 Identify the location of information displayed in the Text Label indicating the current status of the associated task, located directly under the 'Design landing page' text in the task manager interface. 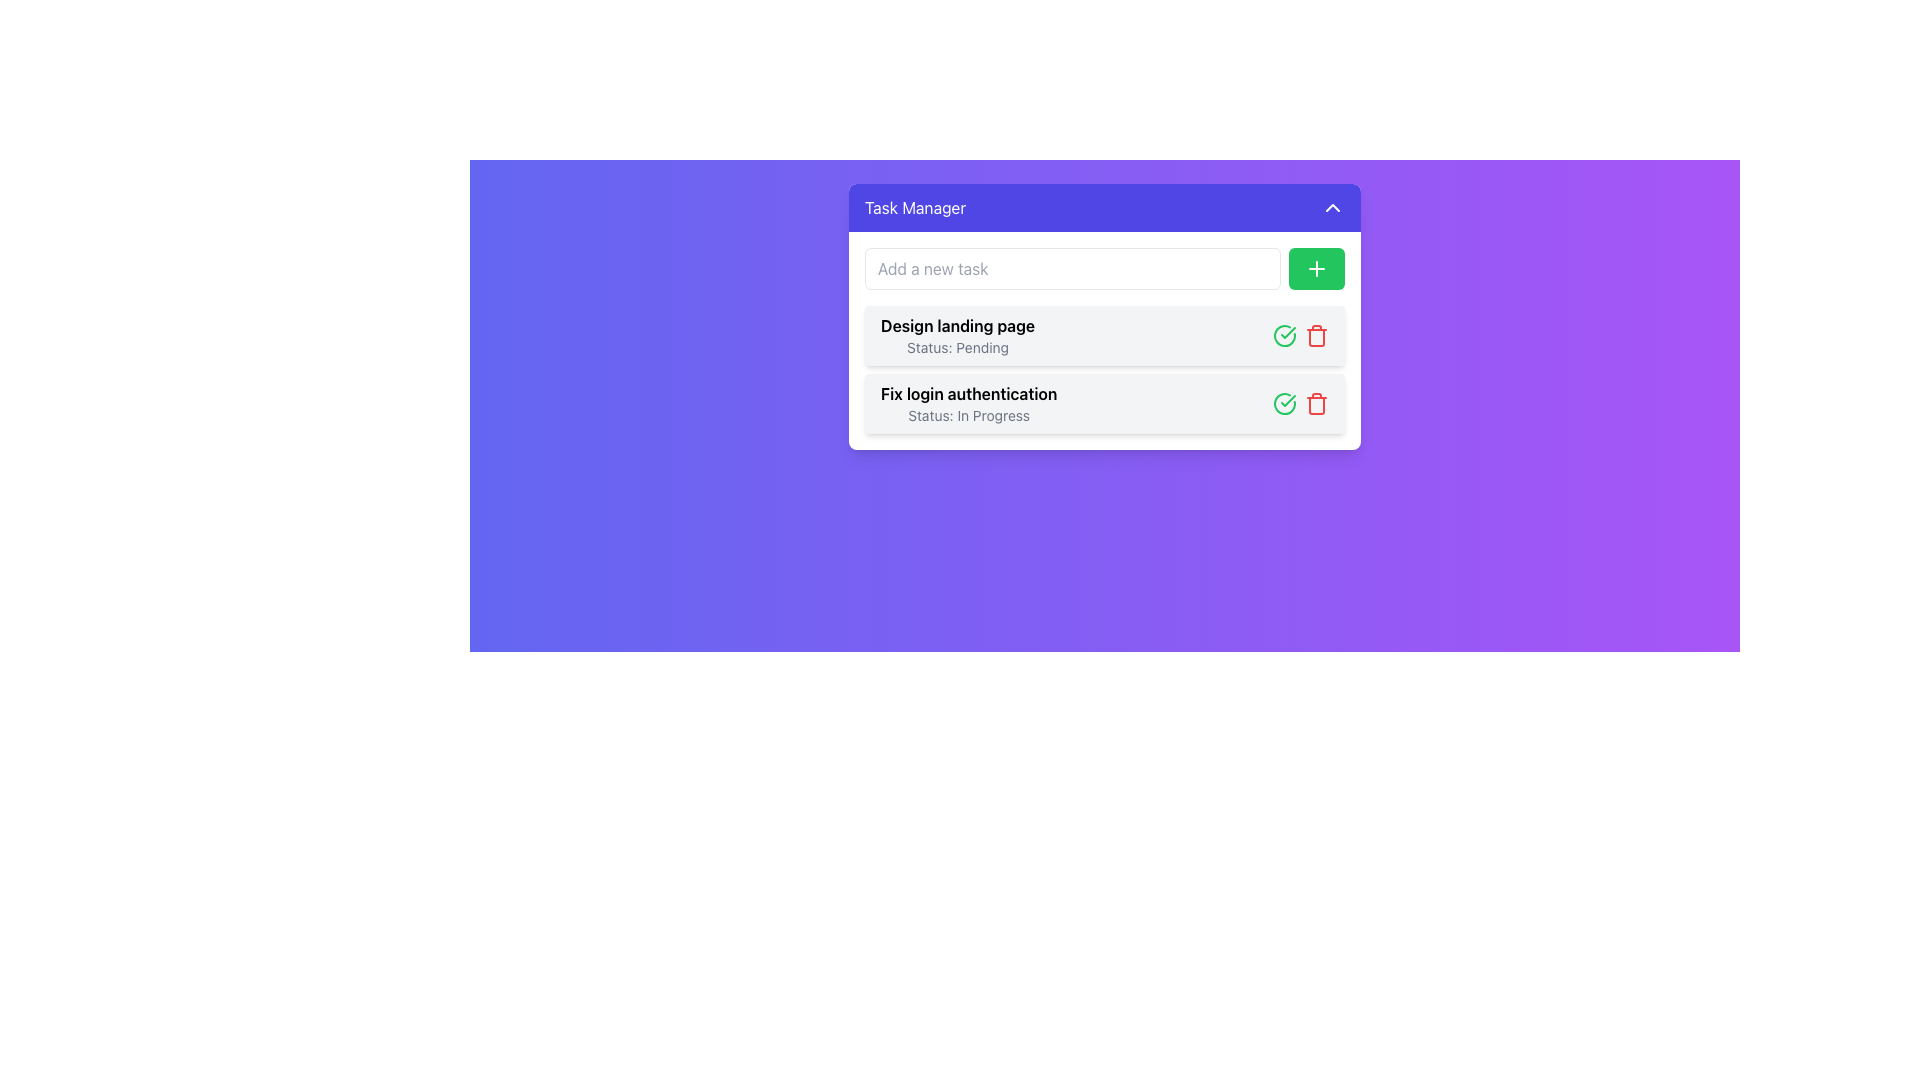
(957, 346).